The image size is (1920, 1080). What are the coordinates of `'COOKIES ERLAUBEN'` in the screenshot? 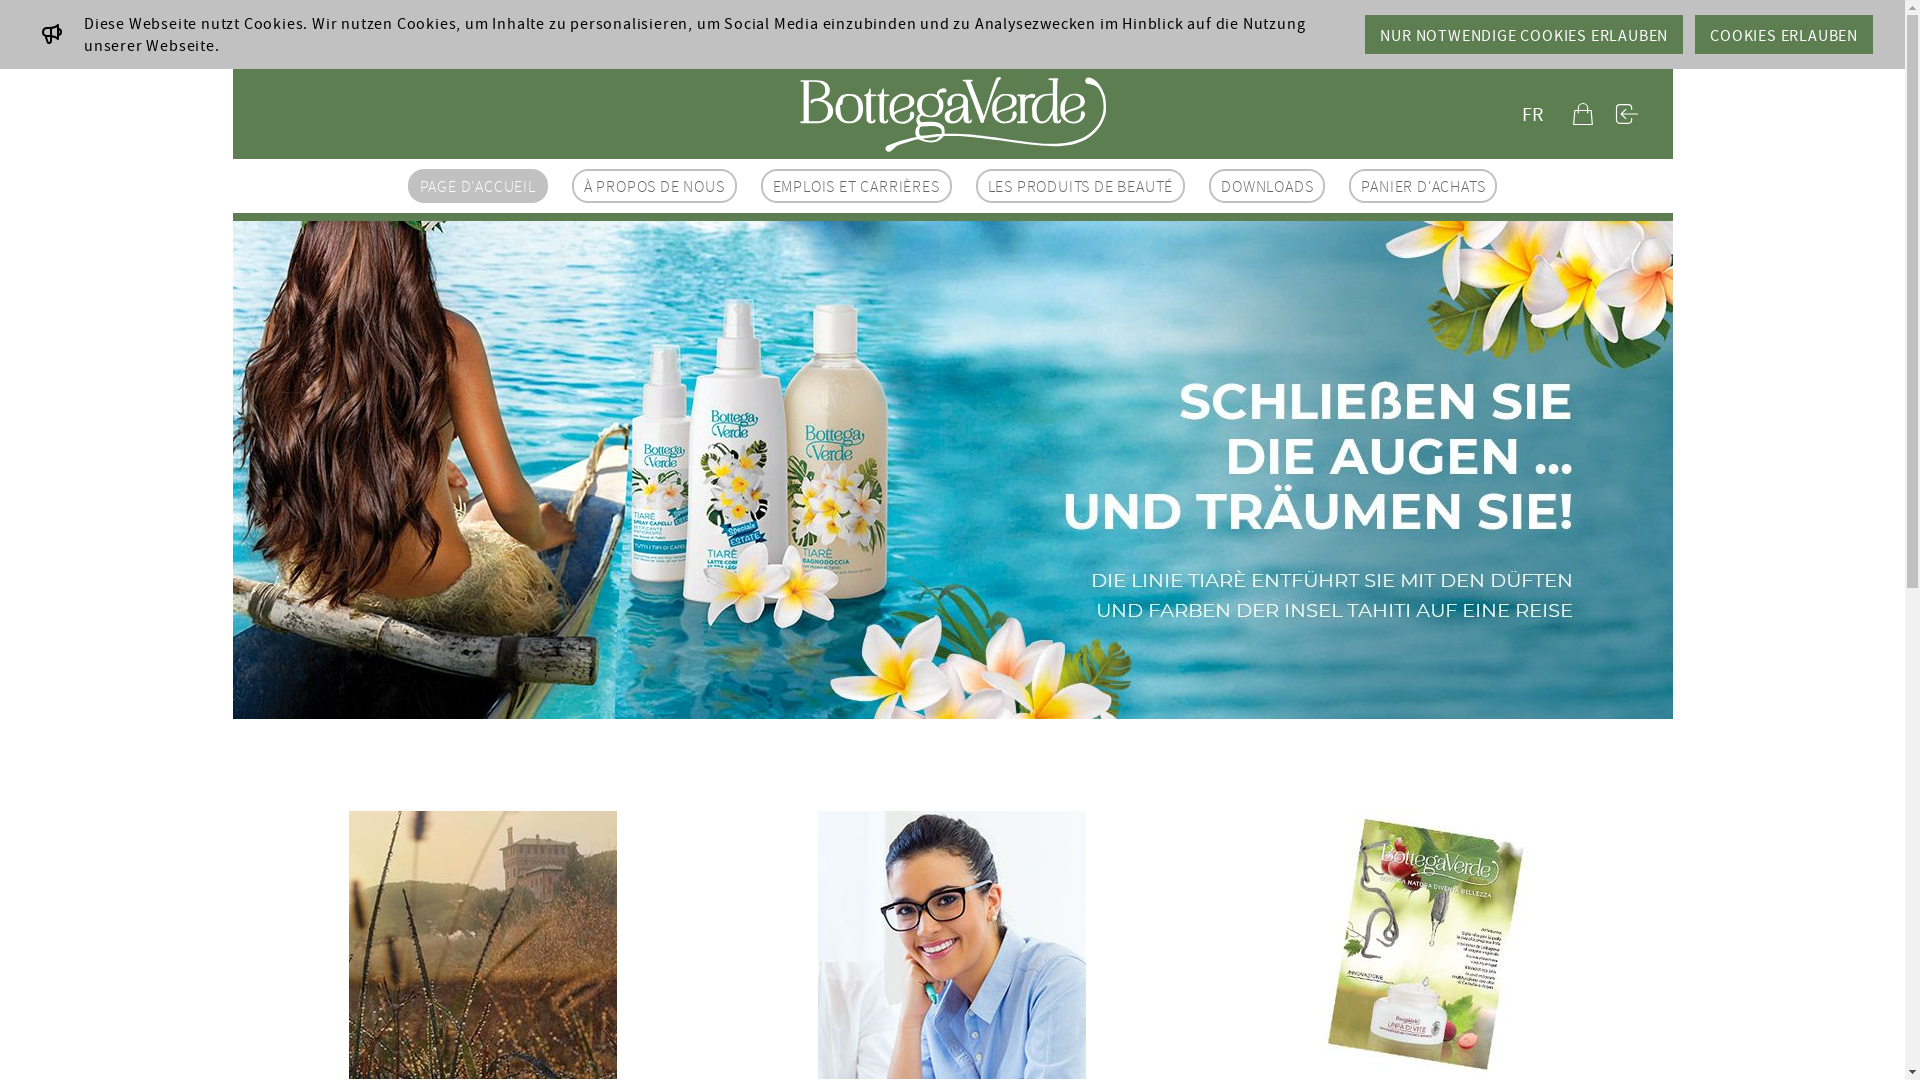 It's located at (1784, 34).